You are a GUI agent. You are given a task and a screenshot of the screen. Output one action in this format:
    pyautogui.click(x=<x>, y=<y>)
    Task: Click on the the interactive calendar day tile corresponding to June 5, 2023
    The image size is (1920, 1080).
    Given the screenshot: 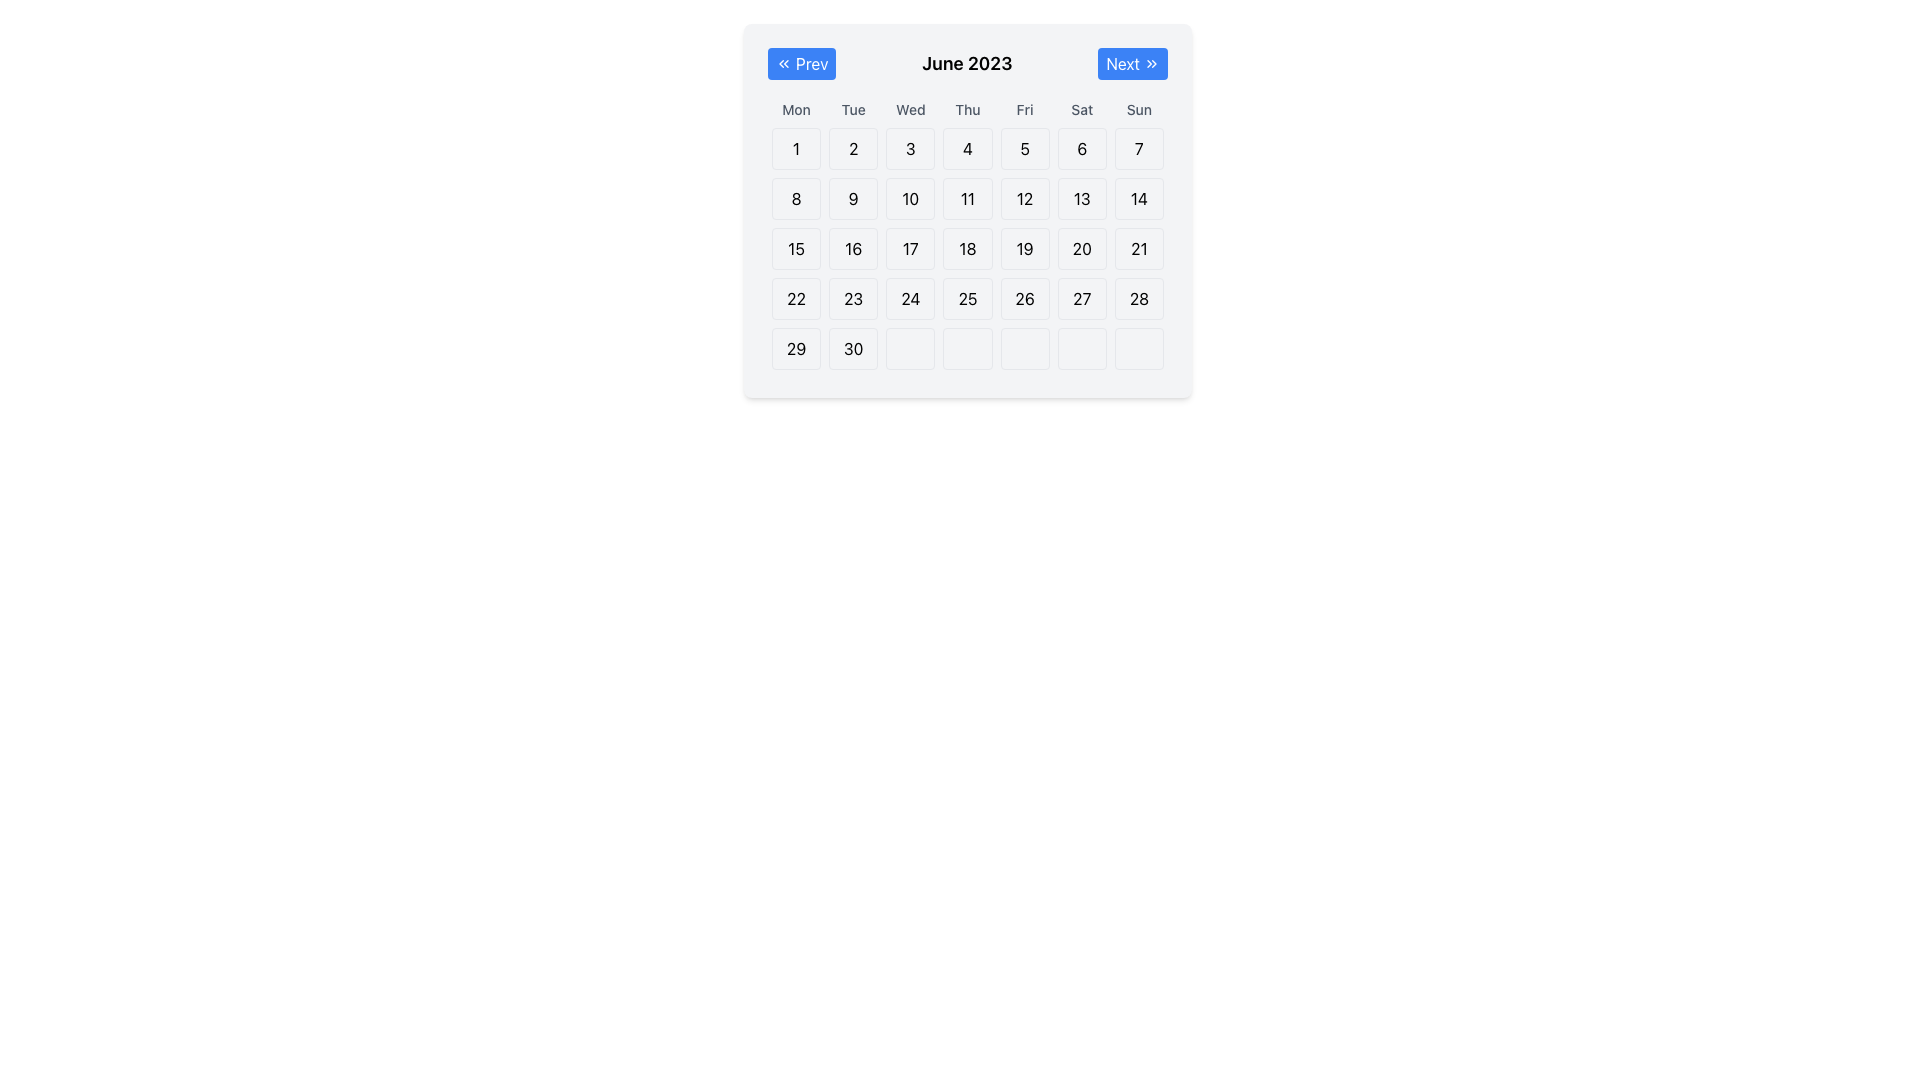 What is the action you would take?
    pyautogui.click(x=1025, y=148)
    